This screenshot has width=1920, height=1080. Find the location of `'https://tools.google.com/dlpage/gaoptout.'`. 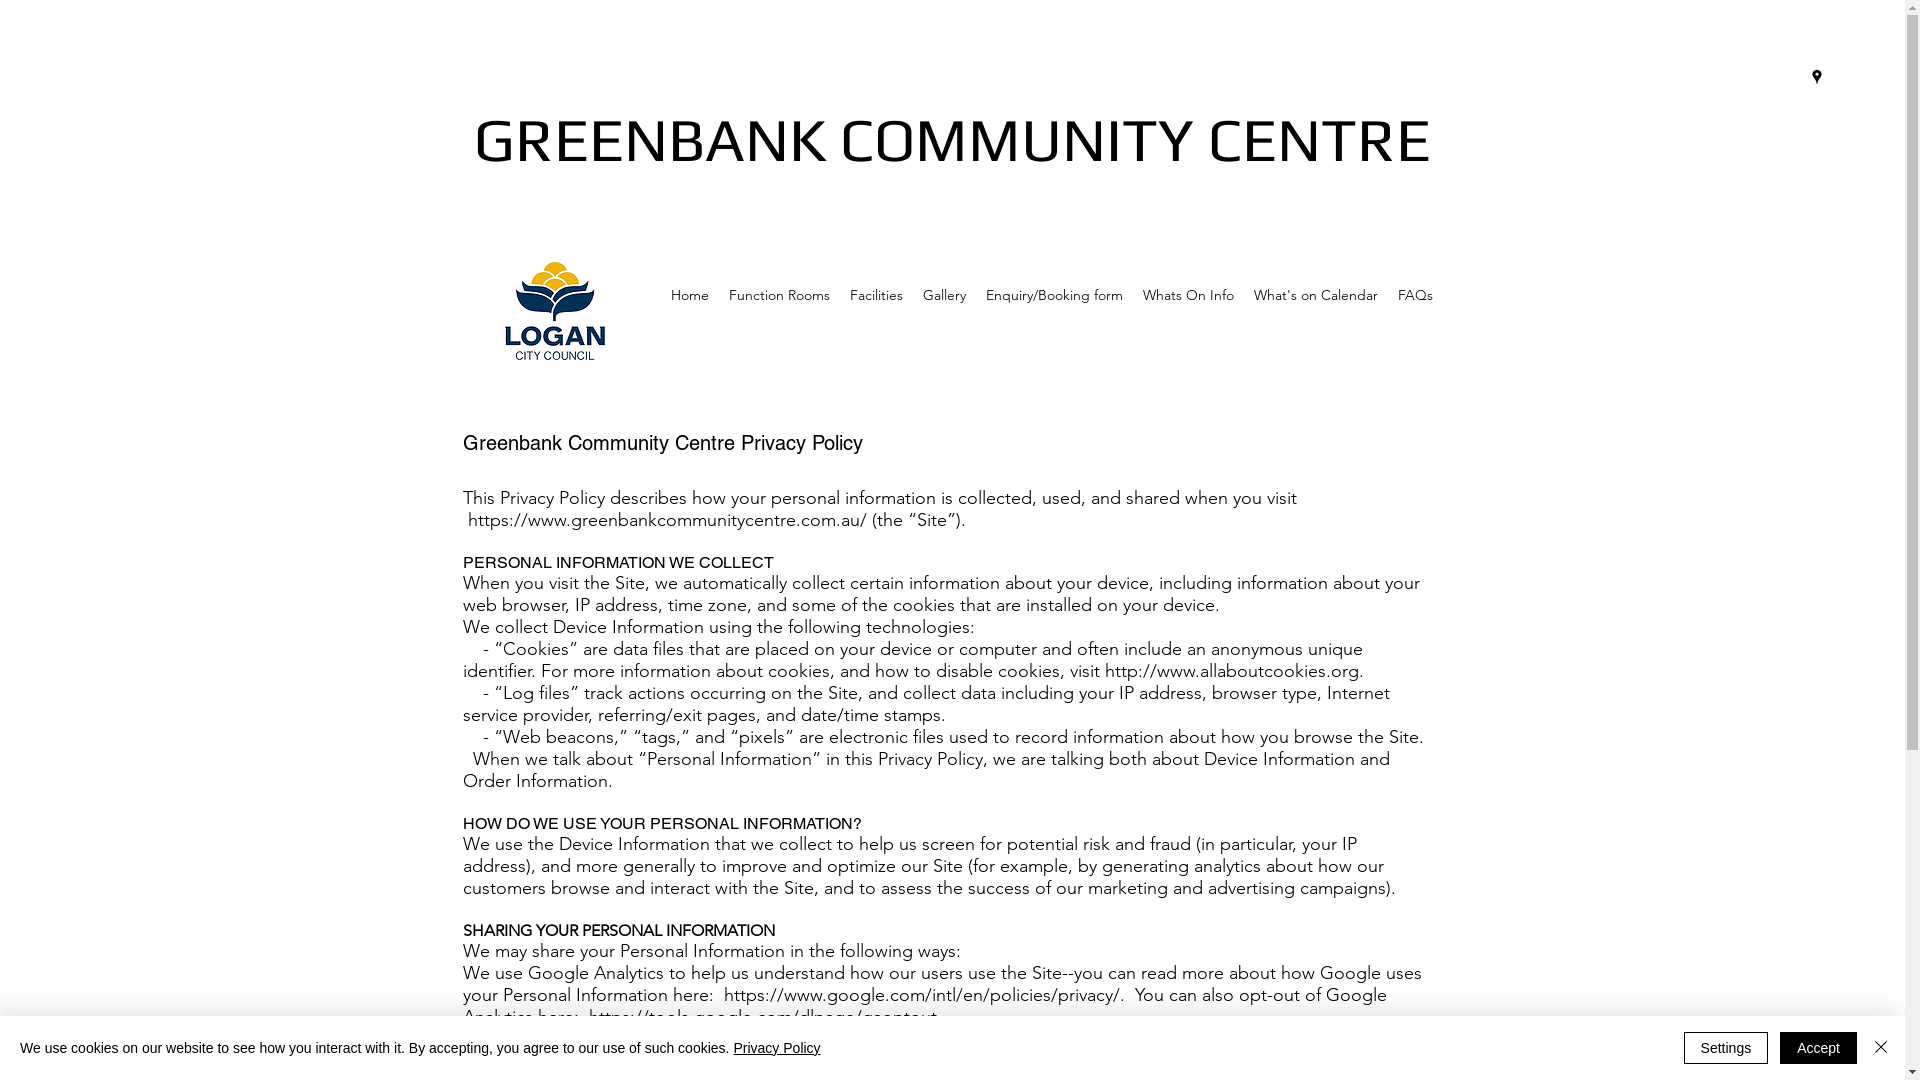

'https://tools.google.com/dlpage/gaoptout.' is located at coordinates (587, 1017).